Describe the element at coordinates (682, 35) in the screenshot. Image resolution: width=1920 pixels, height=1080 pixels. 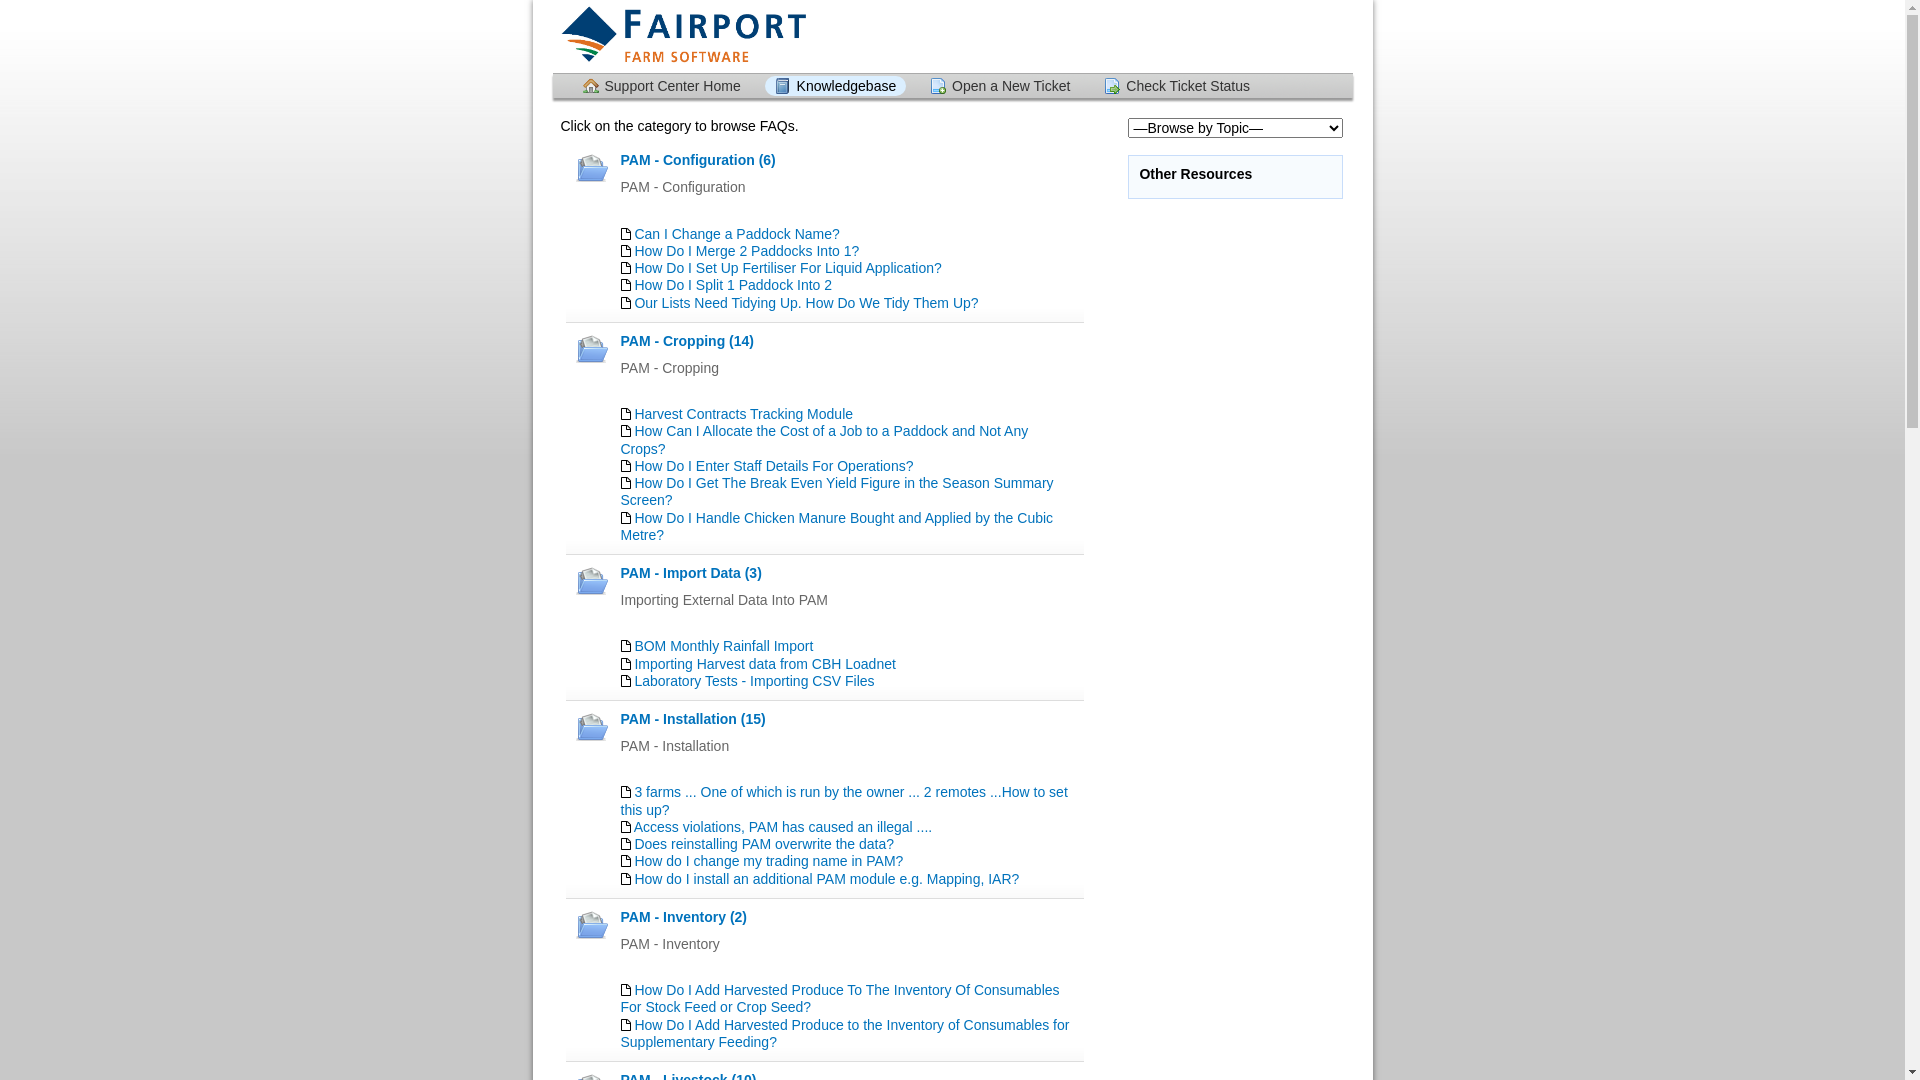
I see `'Support Center'` at that location.